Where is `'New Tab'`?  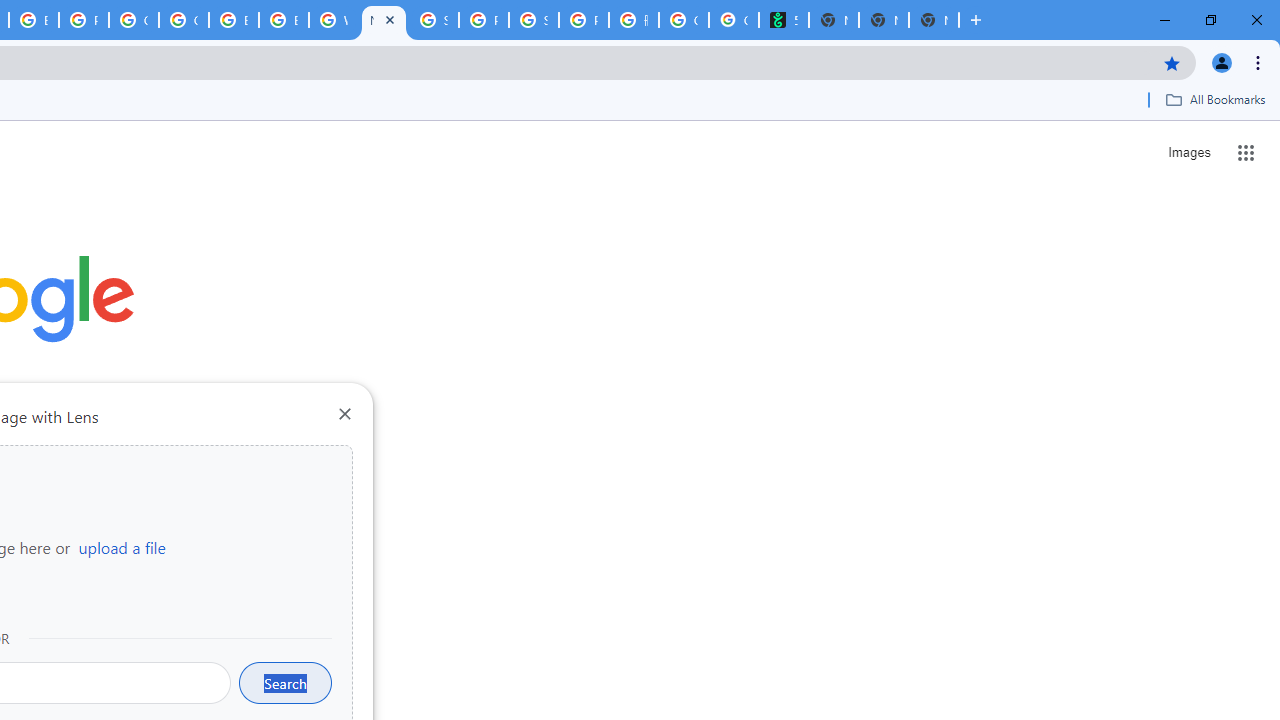
'New Tab' is located at coordinates (932, 20).